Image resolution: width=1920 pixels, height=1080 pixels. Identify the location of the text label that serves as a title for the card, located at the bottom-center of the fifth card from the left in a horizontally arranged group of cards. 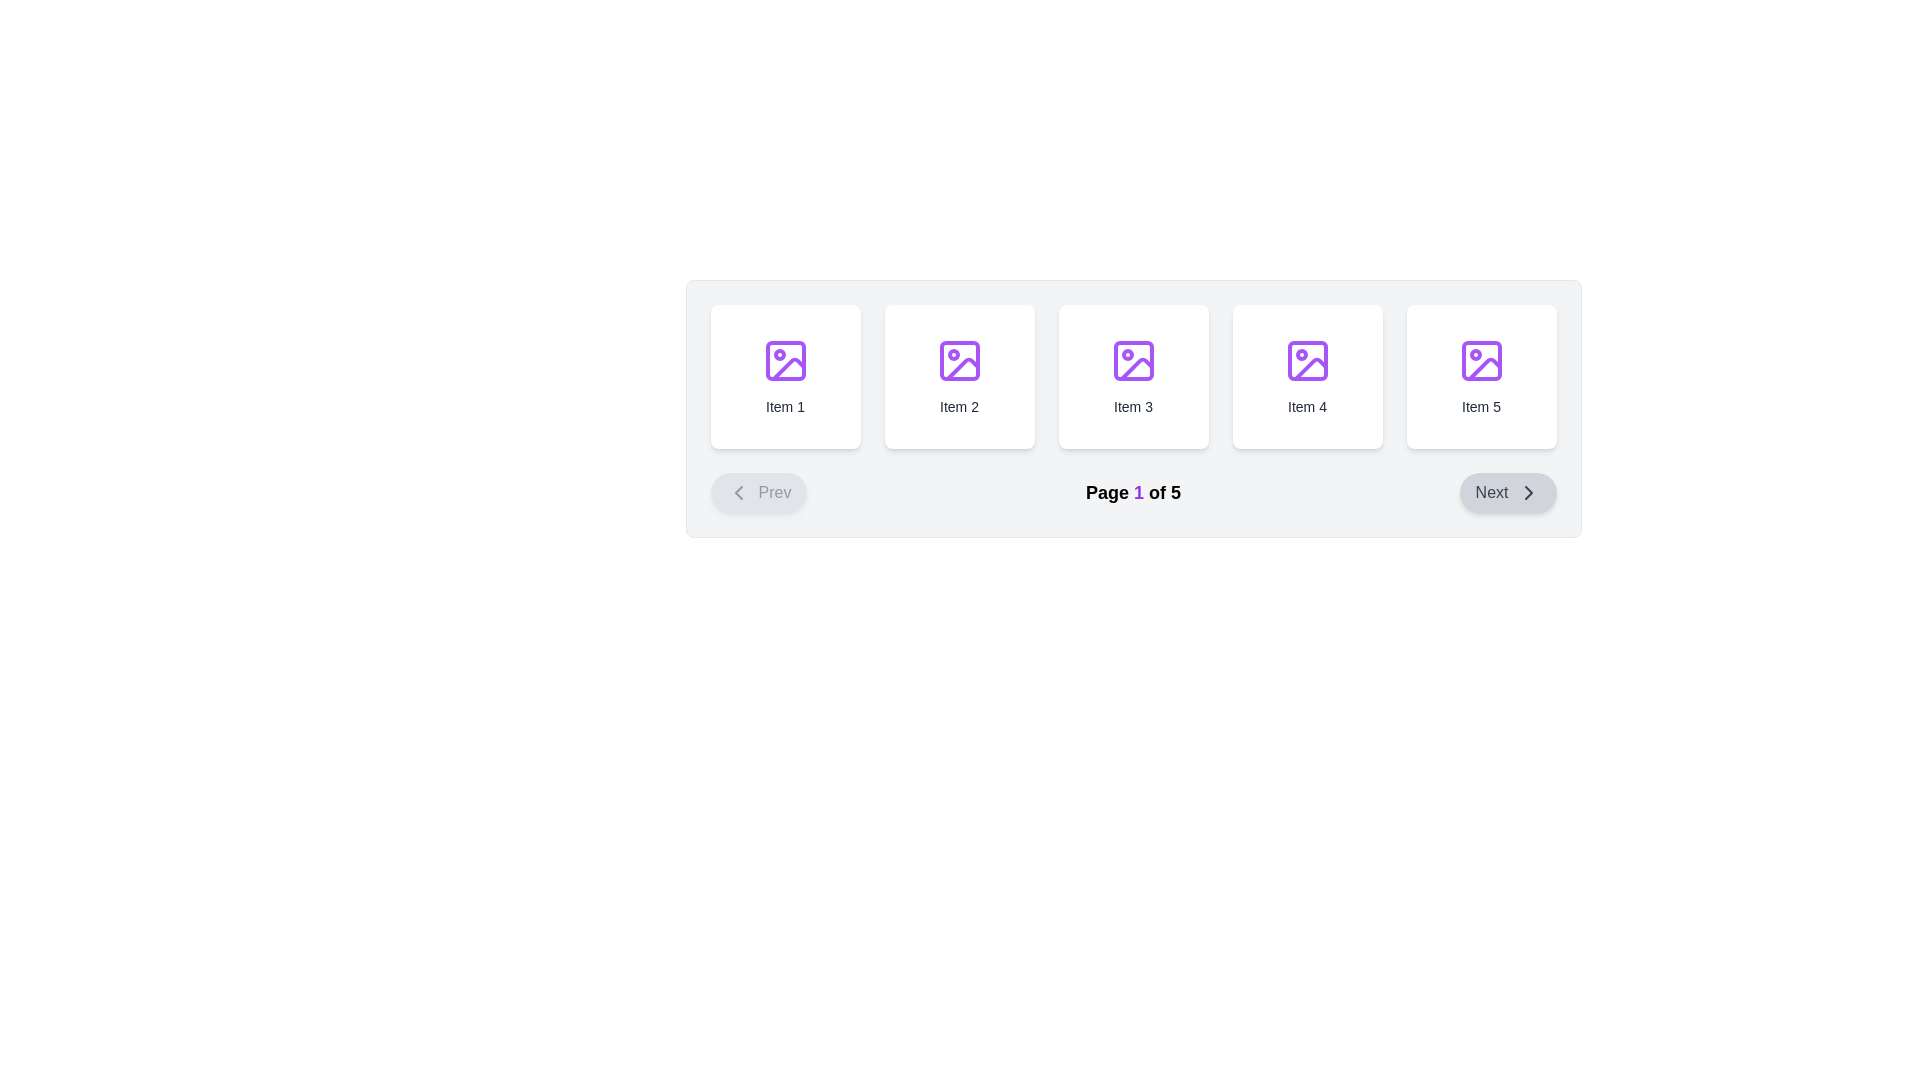
(1481, 406).